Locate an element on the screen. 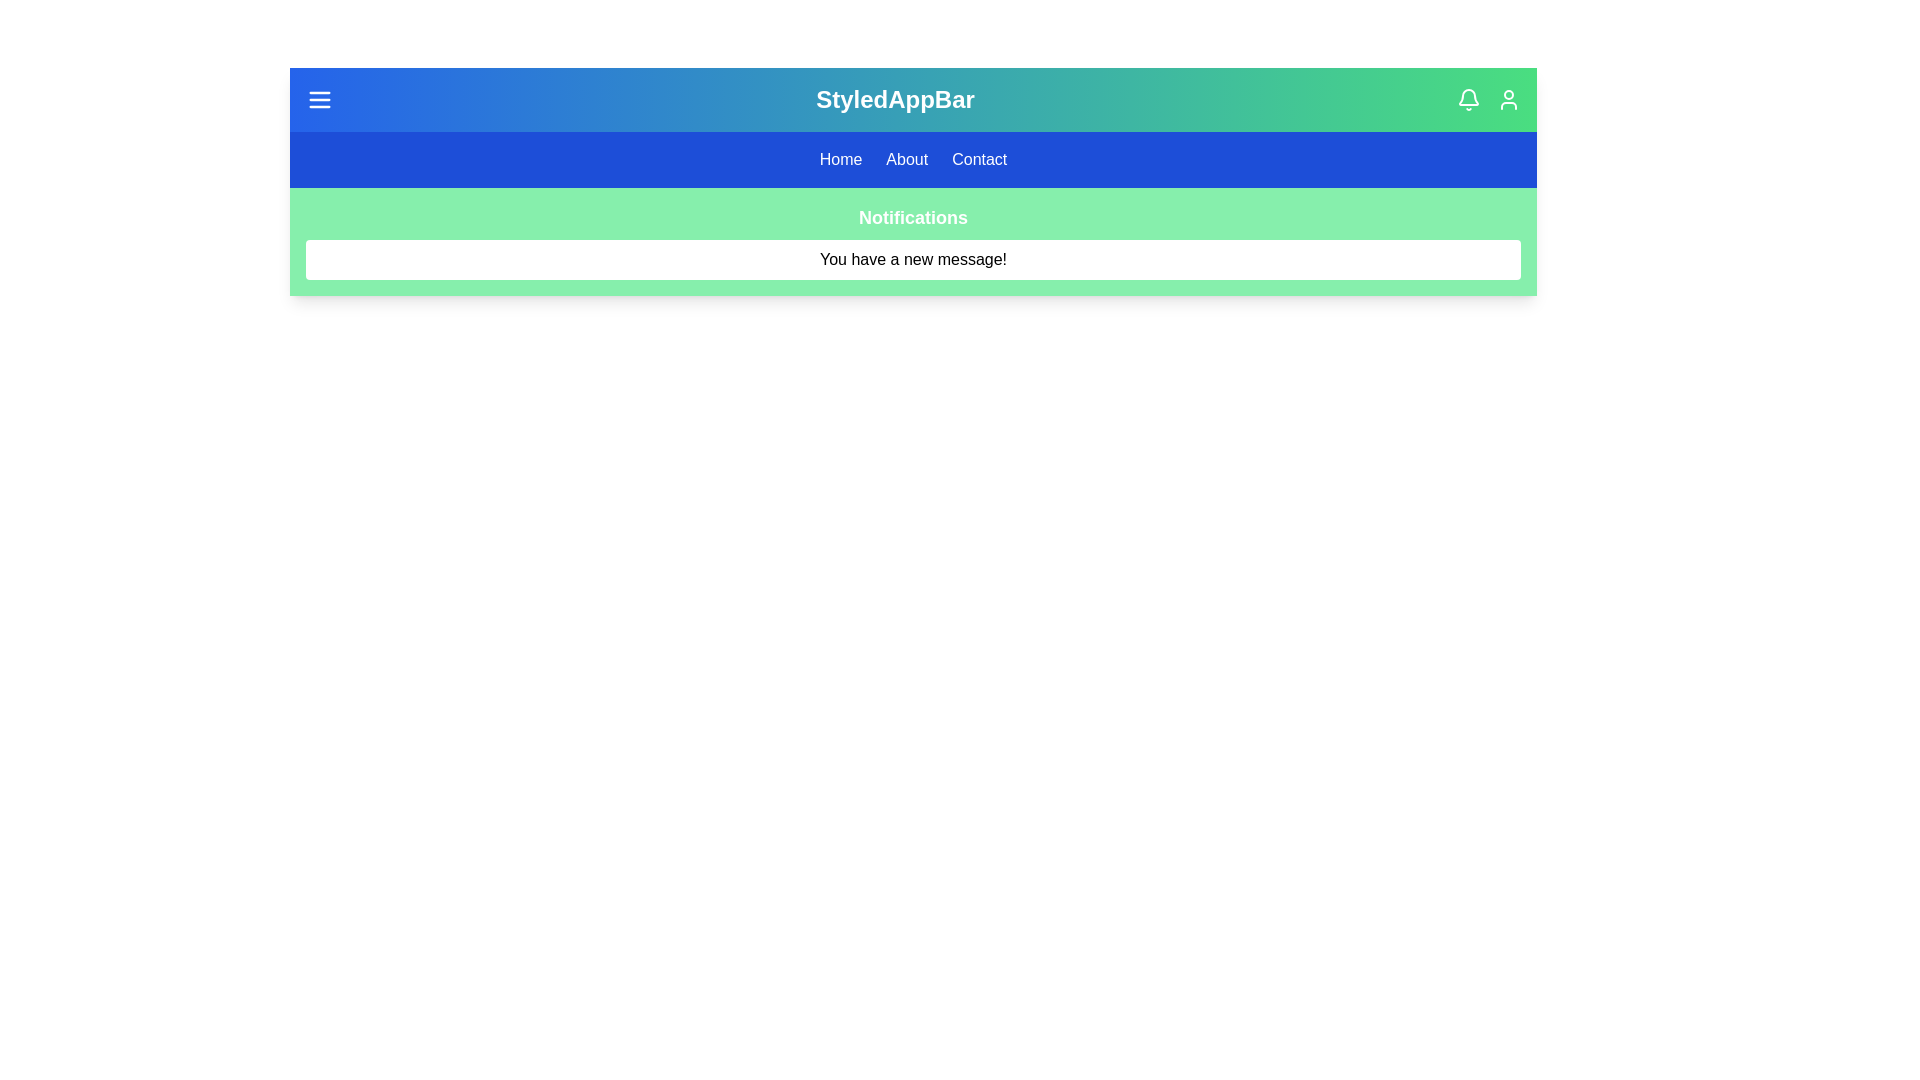  the 'Home' navigation link located at the leftmost position of the blue navigation bar is located at coordinates (840, 158).